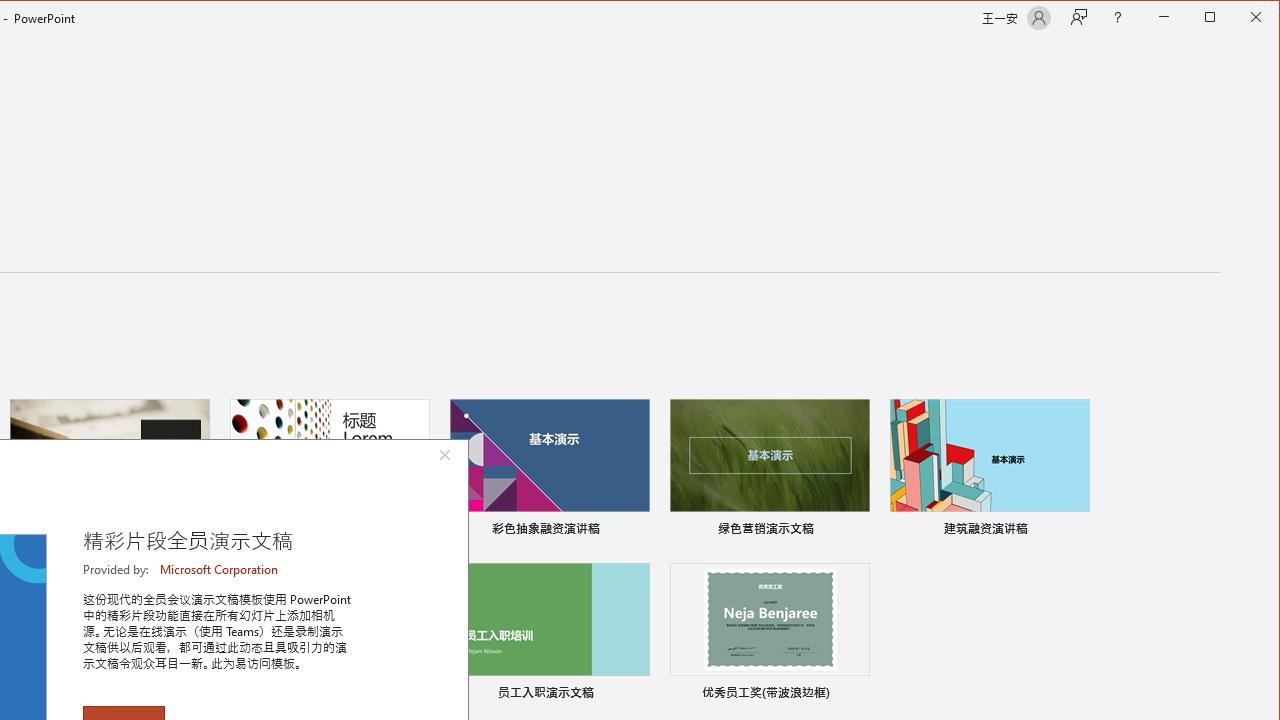  I want to click on 'Microsoft Corporation', so click(220, 569).